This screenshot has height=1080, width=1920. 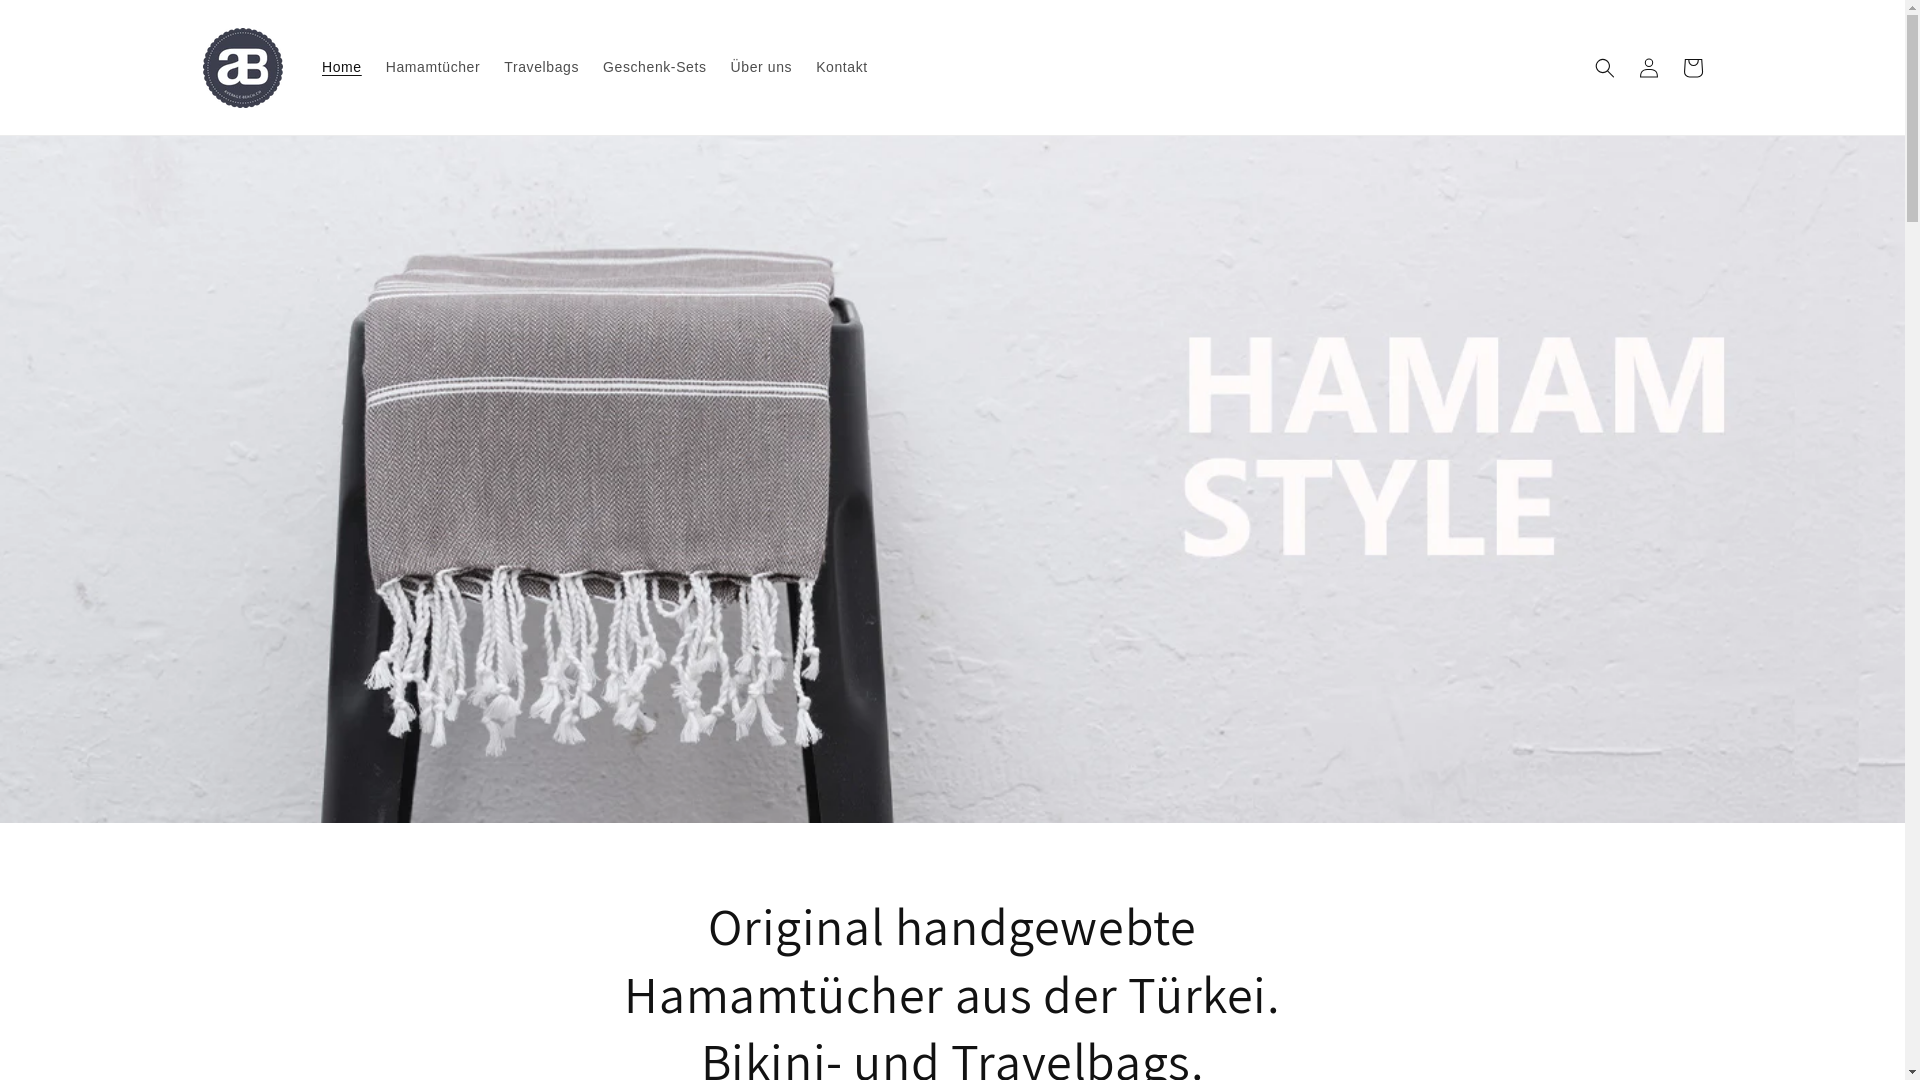 I want to click on 'Kontakt', so click(x=841, y=65).